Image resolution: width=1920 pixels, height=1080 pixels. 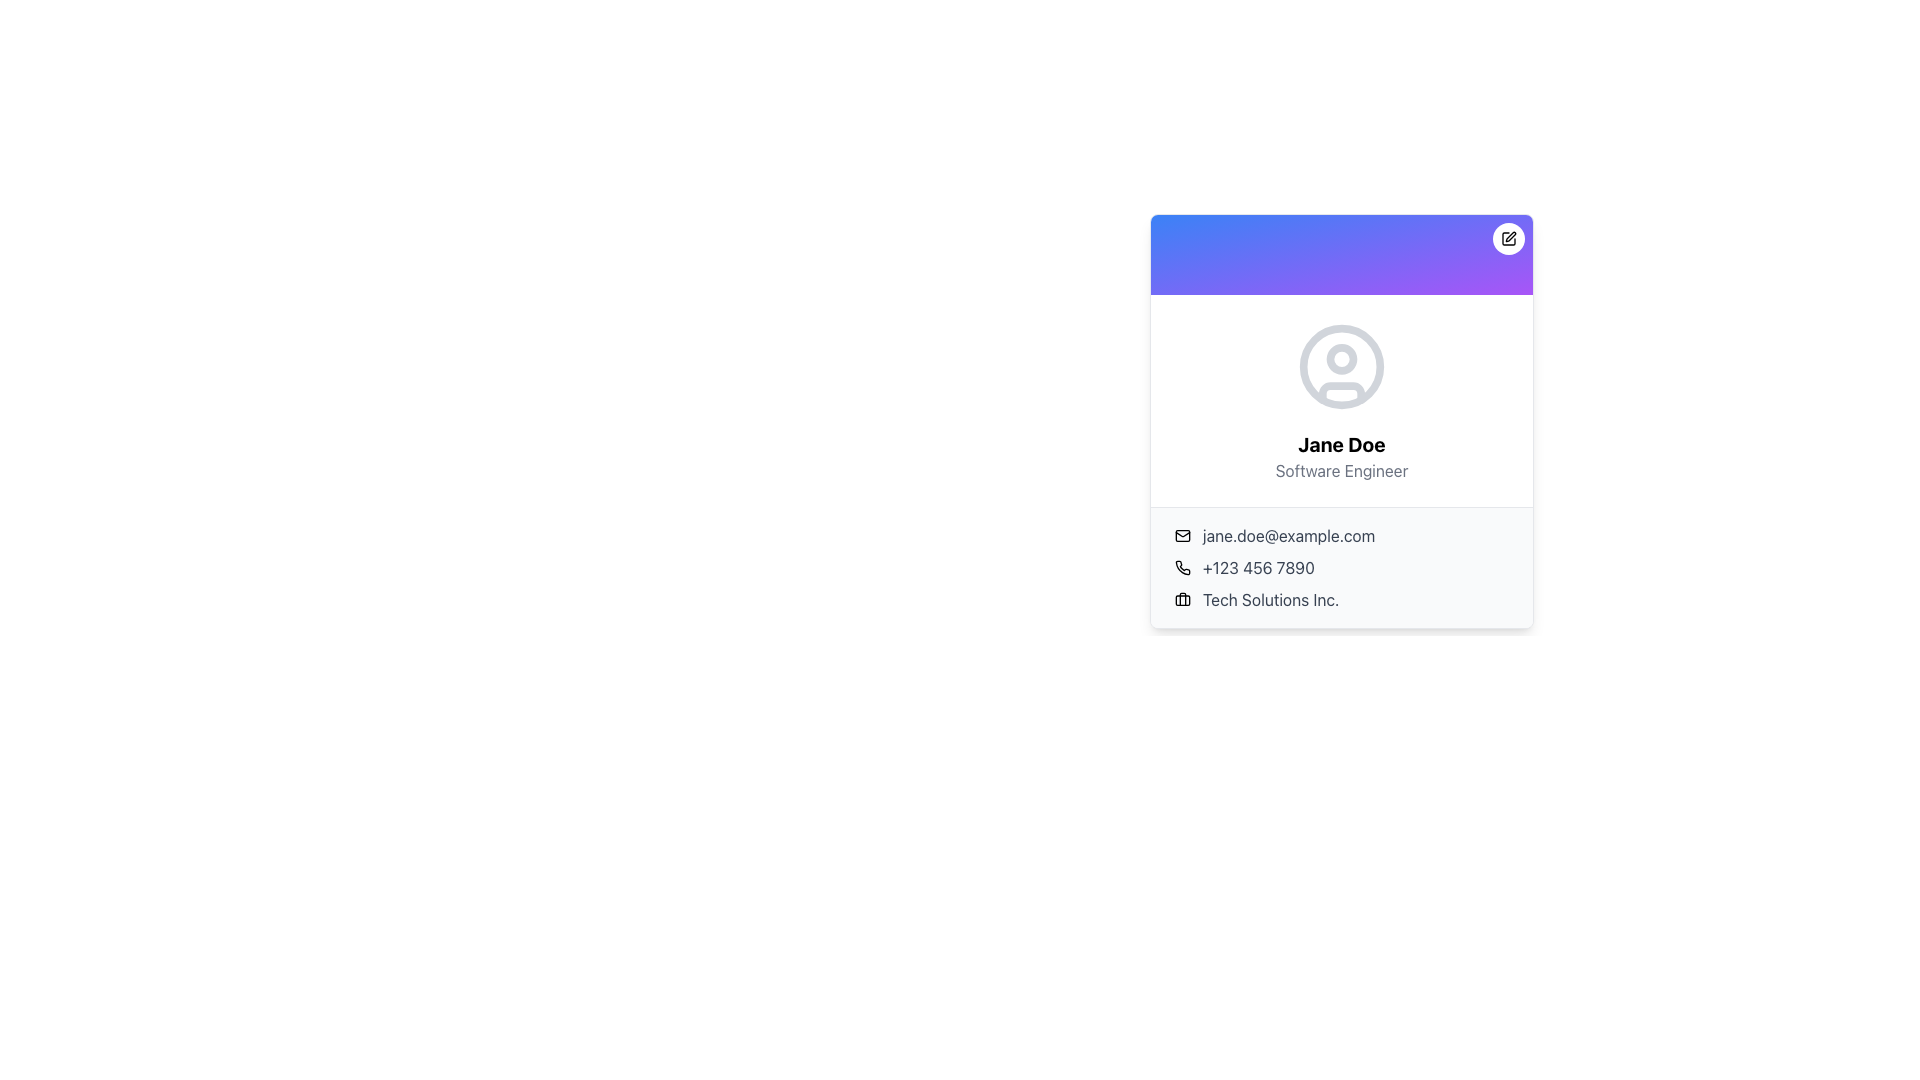 What do you see at coordinates (1289, 535) in the screenshot?
I see `the text label displaying the email 'jane.doe@example.com' which is in gray color and positioned to the right of an email icon within a user profile card` at bounding box center [1289, 535].